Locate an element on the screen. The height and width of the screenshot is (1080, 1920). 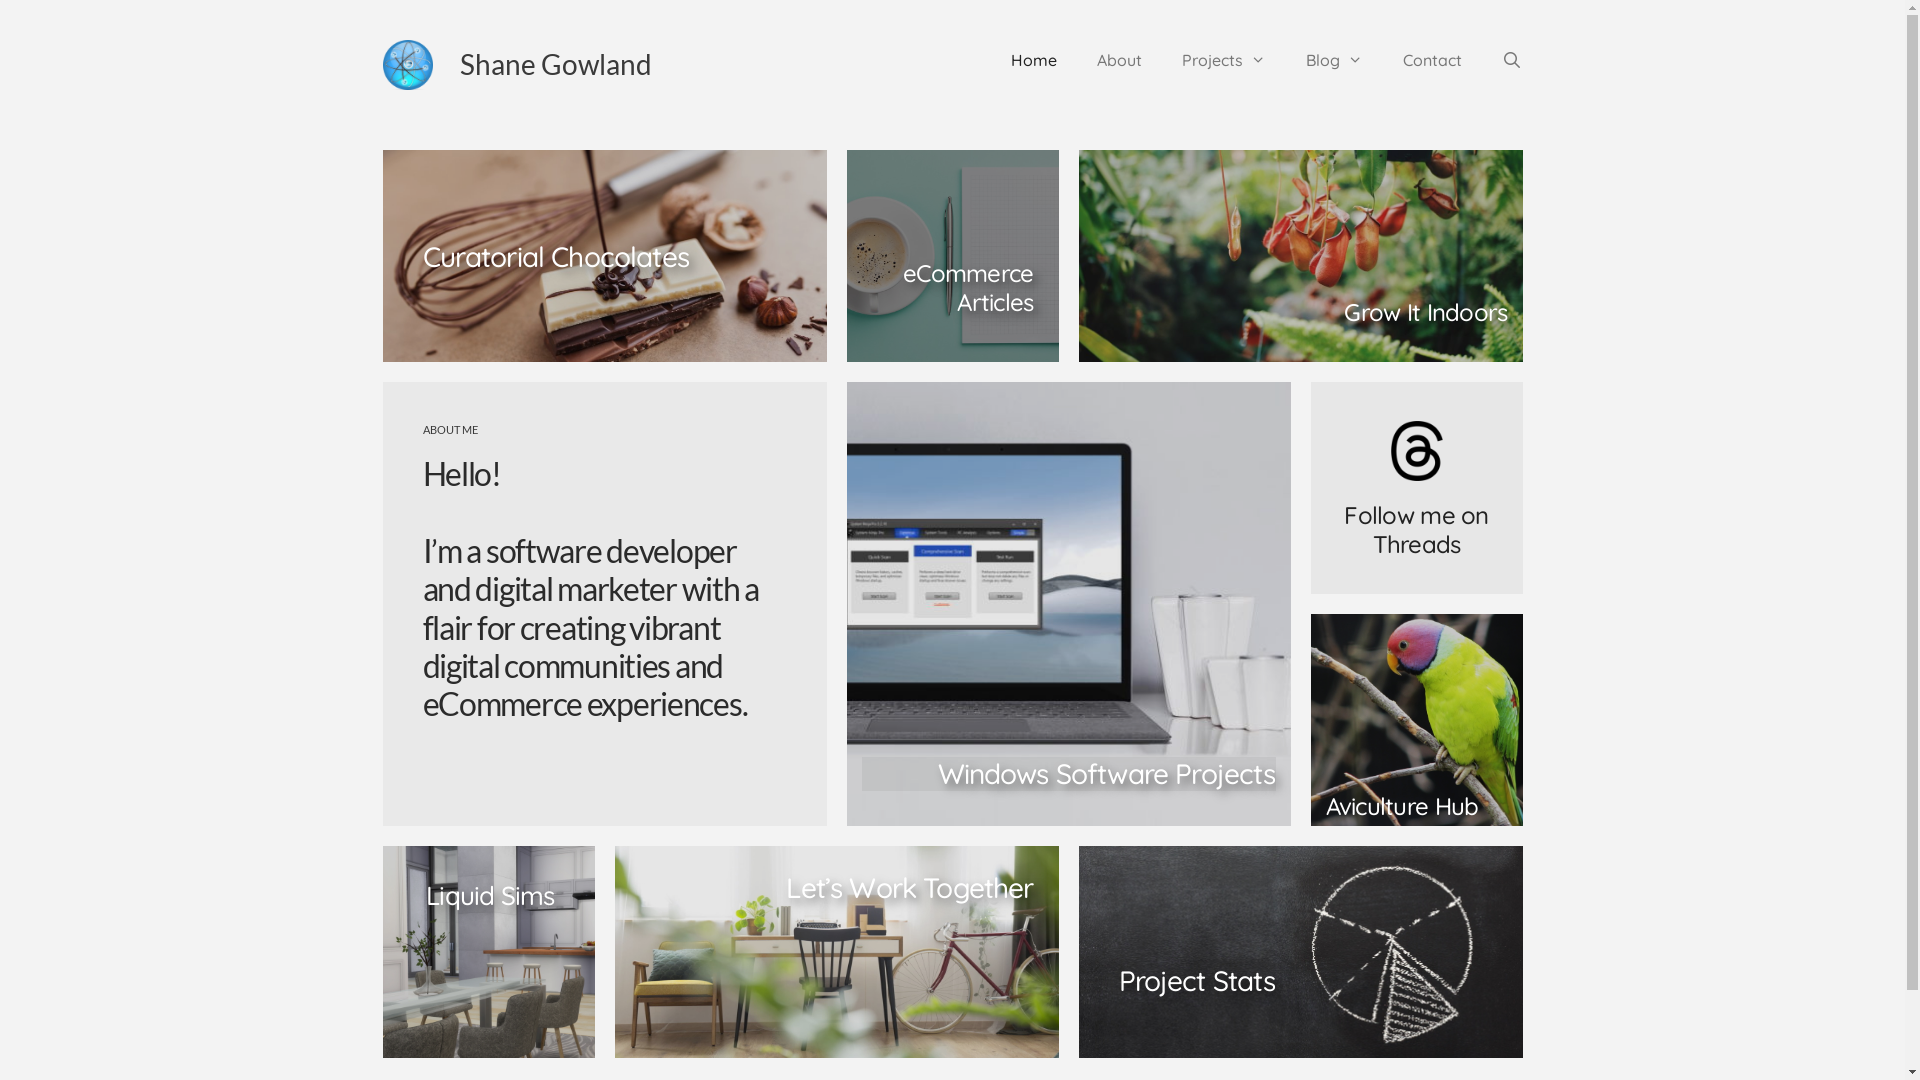
'About' is located at coordinates (1075, 59).